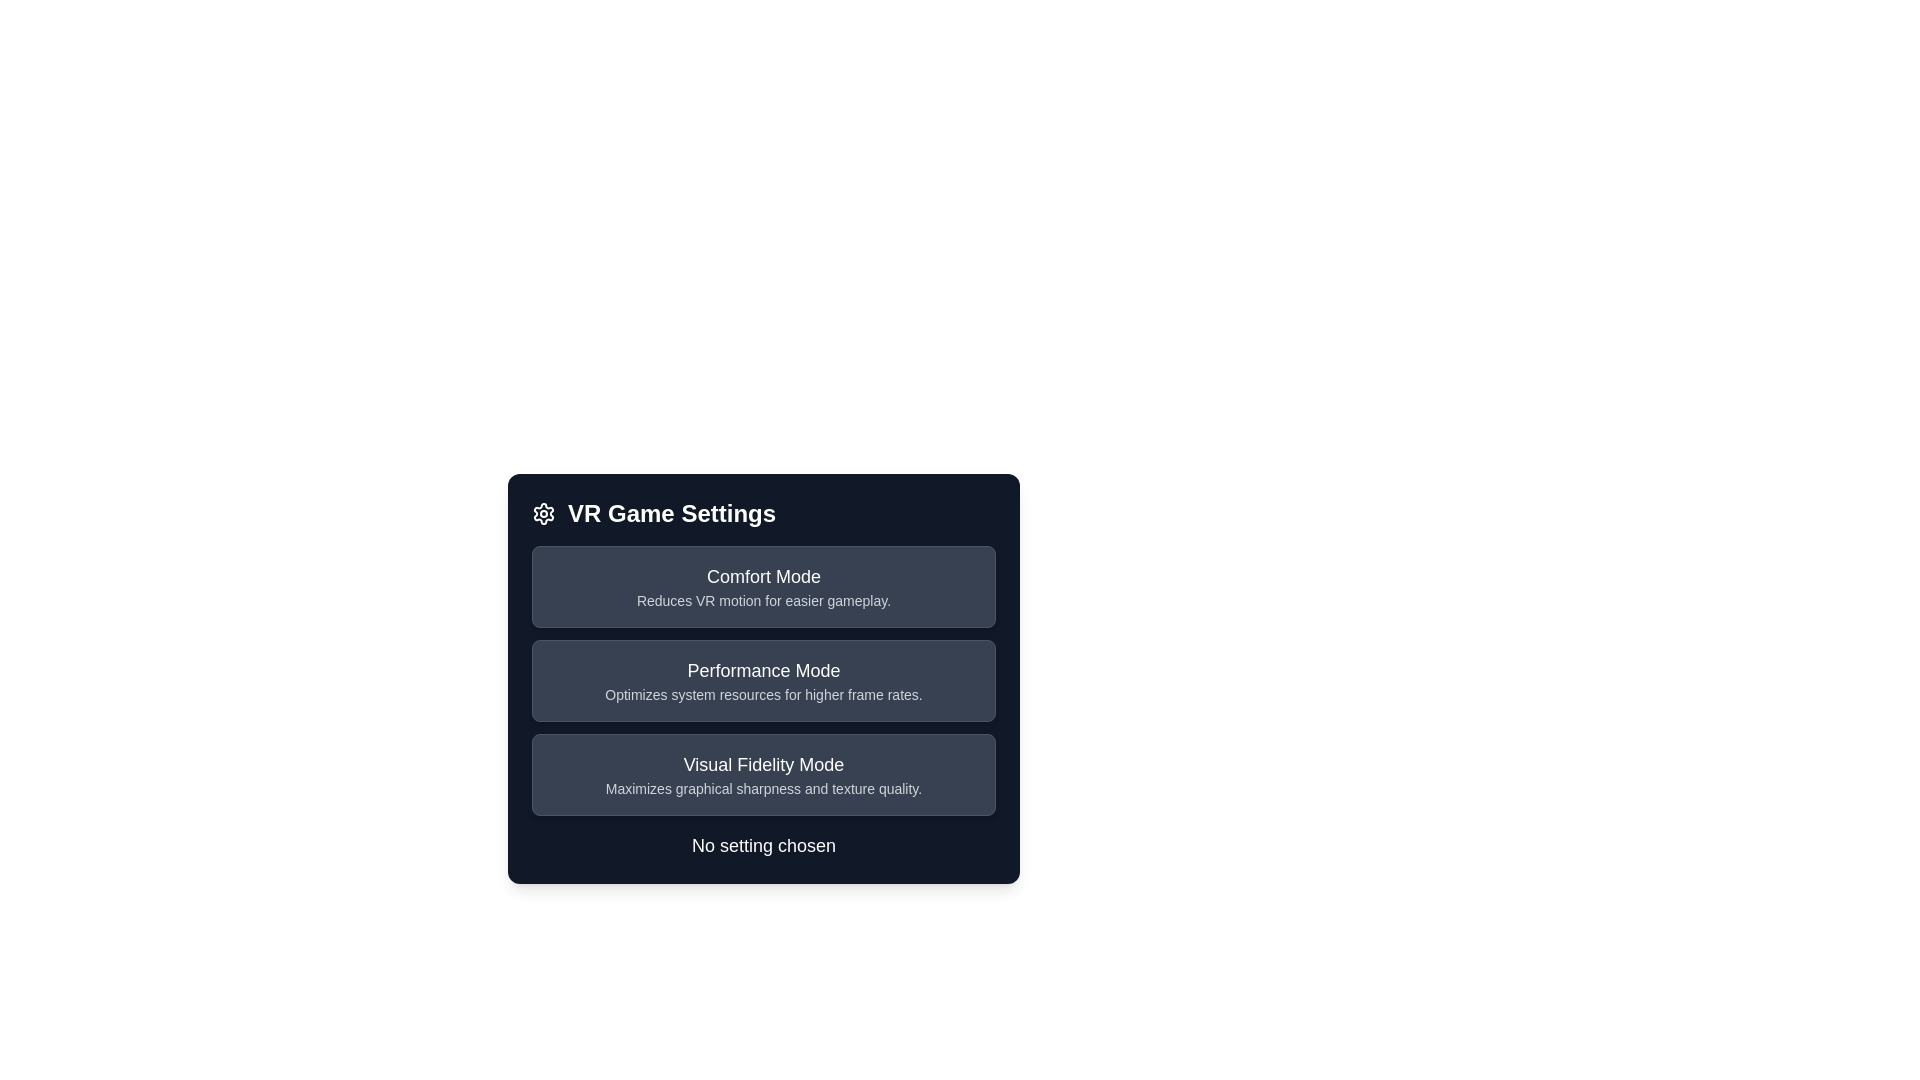  Describe the element at coordinates (762, 677) in the screenshot. I see `the 'Performance Mode' option in the VR Game Settings list` at that location.